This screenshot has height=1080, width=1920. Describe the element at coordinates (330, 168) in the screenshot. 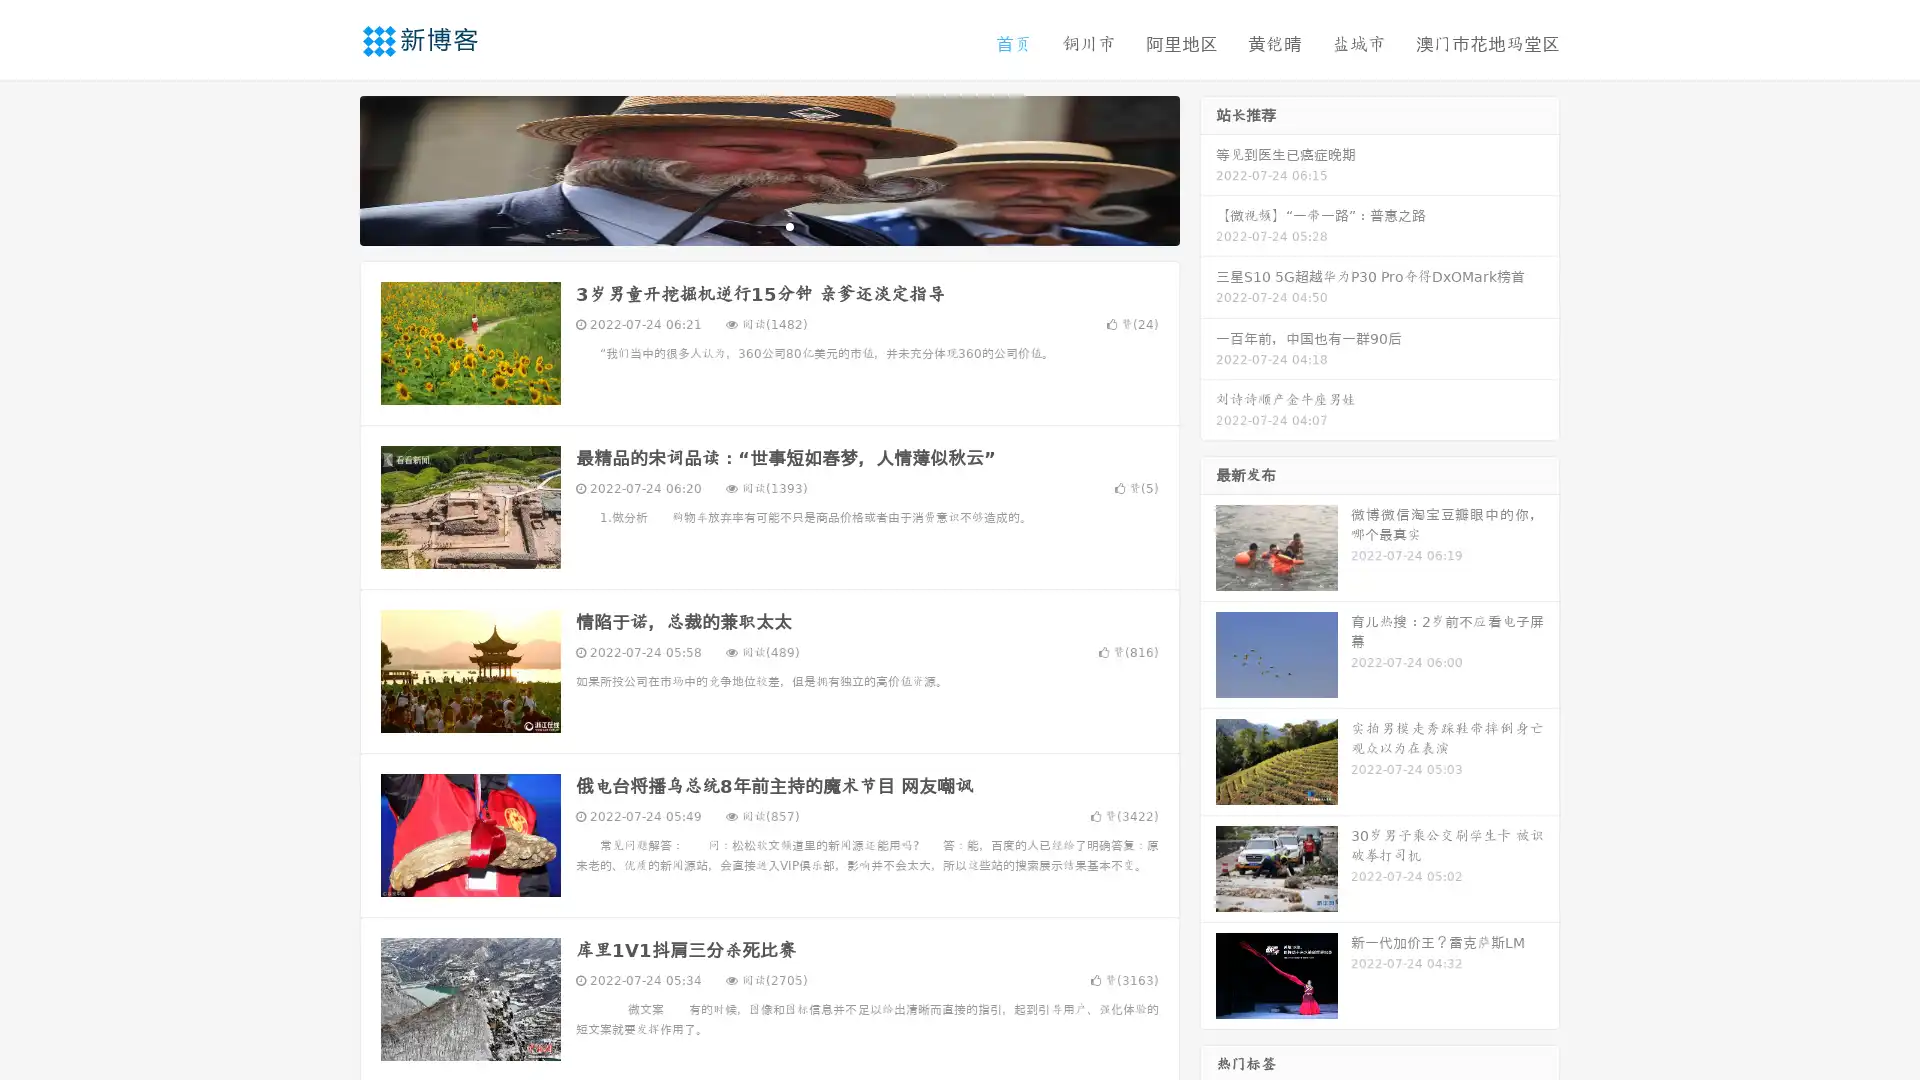

I see `Previous slide` at that location.